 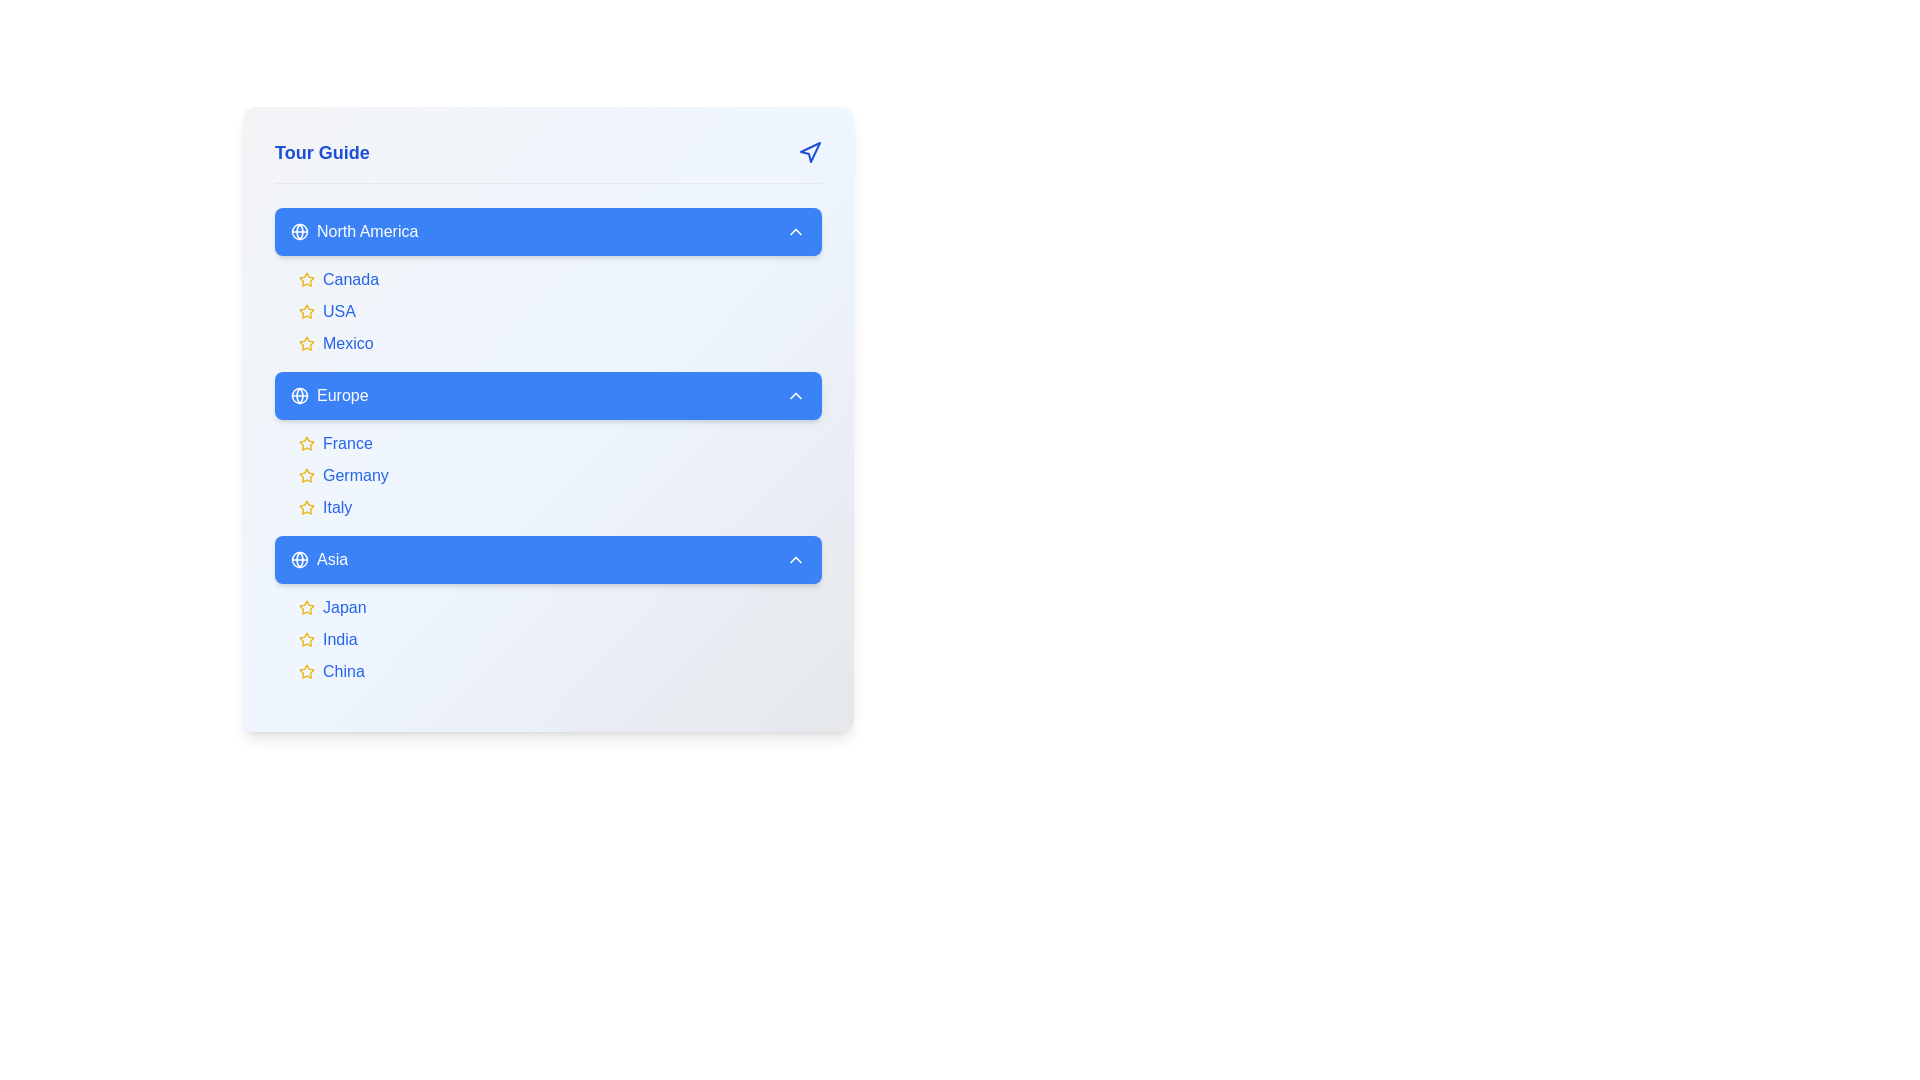 I want to click on the star icon in the 'Europe' section next to the 'France' list item, so click(x=306, y=442).